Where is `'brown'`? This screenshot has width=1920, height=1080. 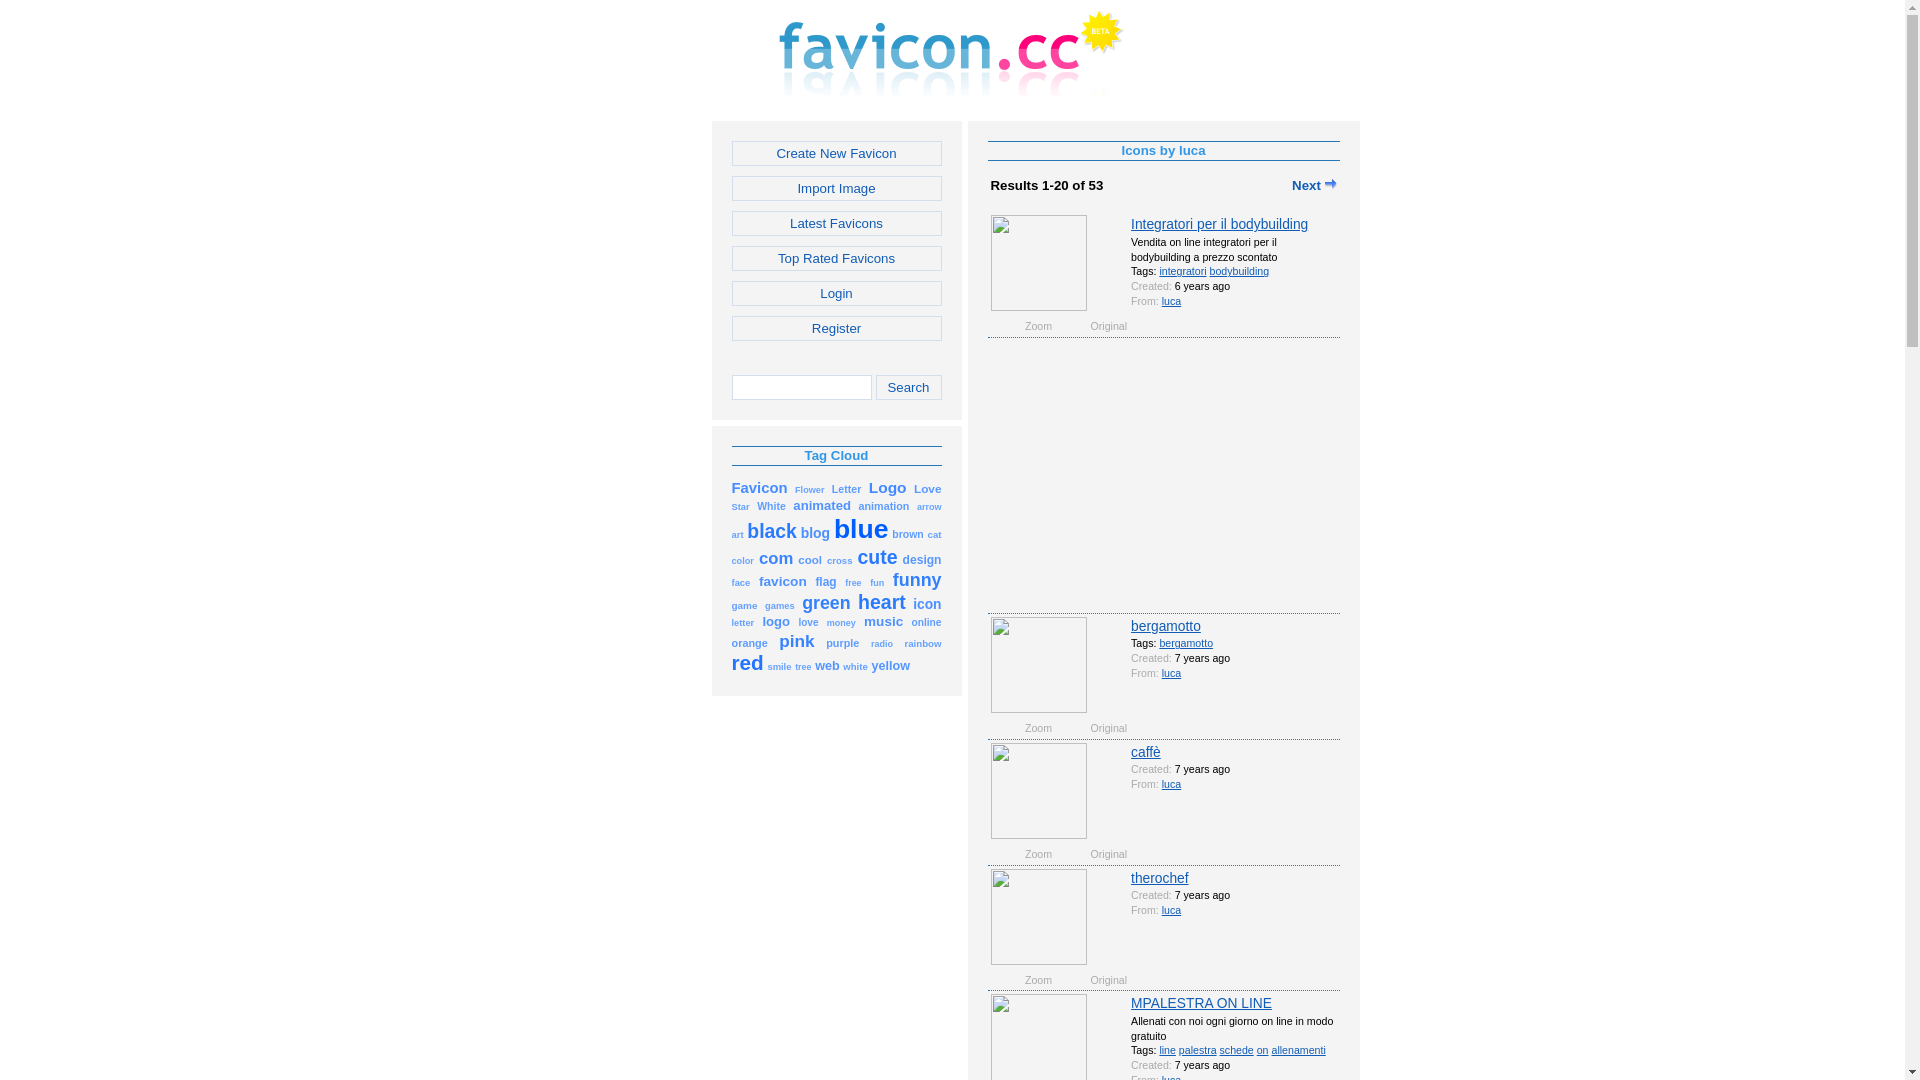 'brown' is located at coordinates (906, 532).